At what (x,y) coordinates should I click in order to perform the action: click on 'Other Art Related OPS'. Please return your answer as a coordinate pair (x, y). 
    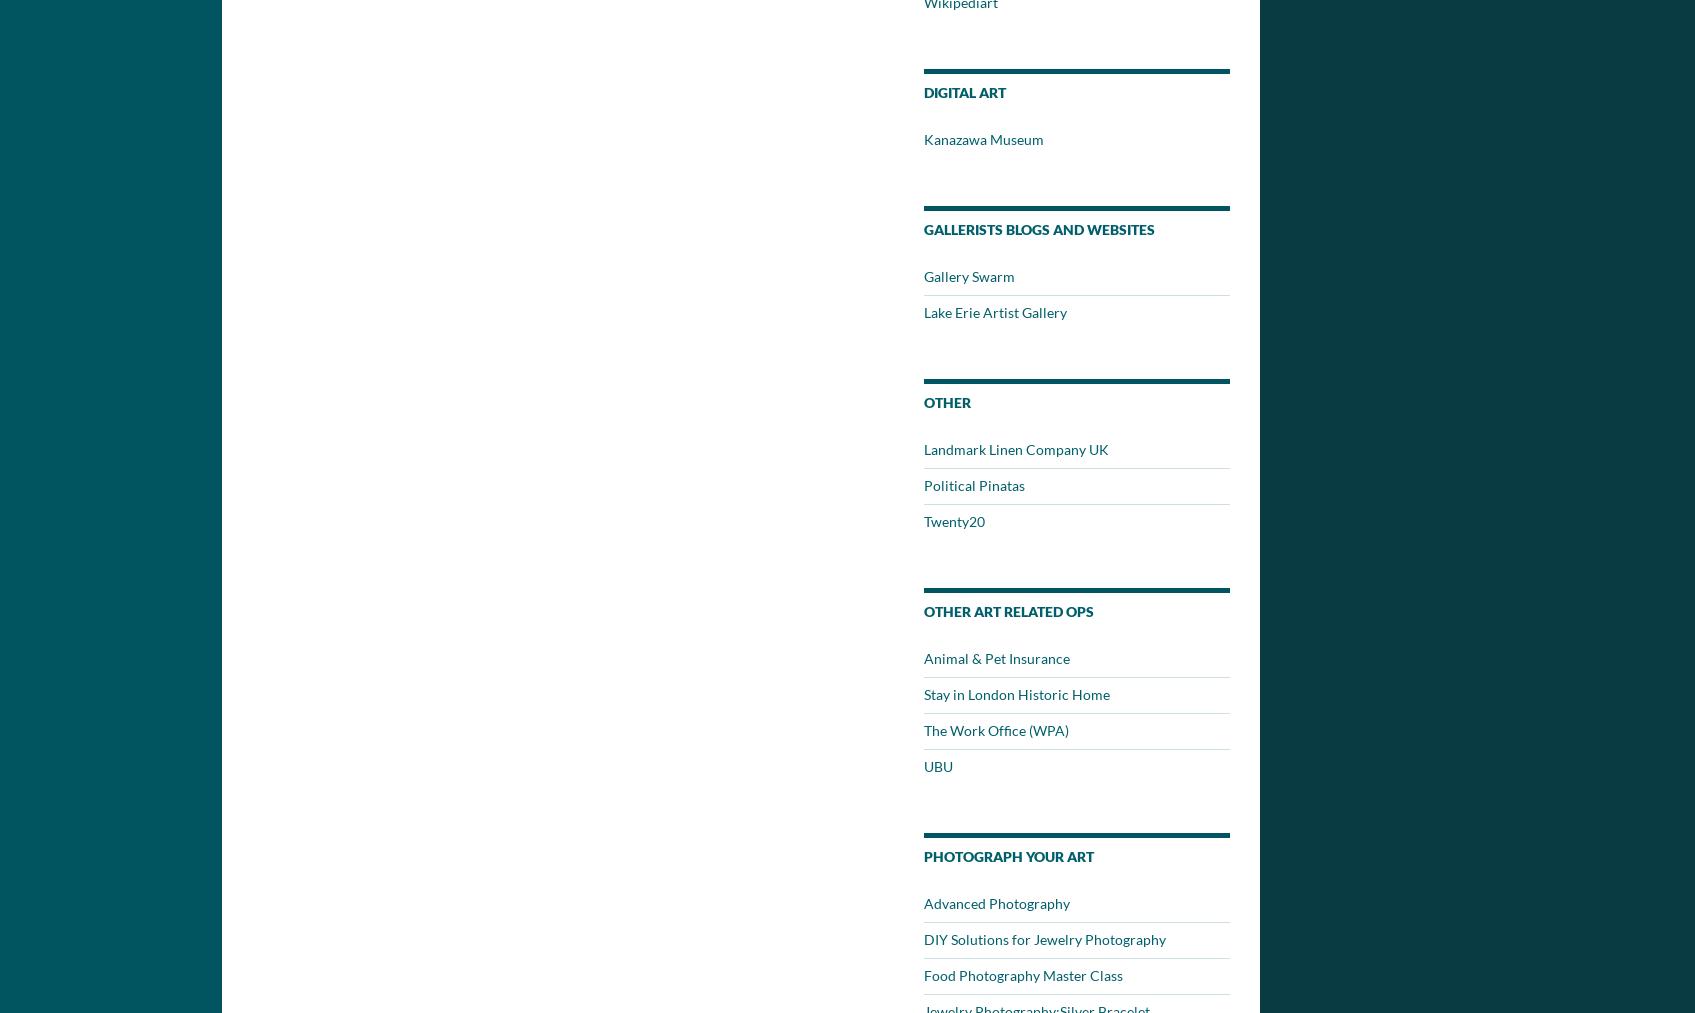
    Looking at the image, I should click on (1008, 610).